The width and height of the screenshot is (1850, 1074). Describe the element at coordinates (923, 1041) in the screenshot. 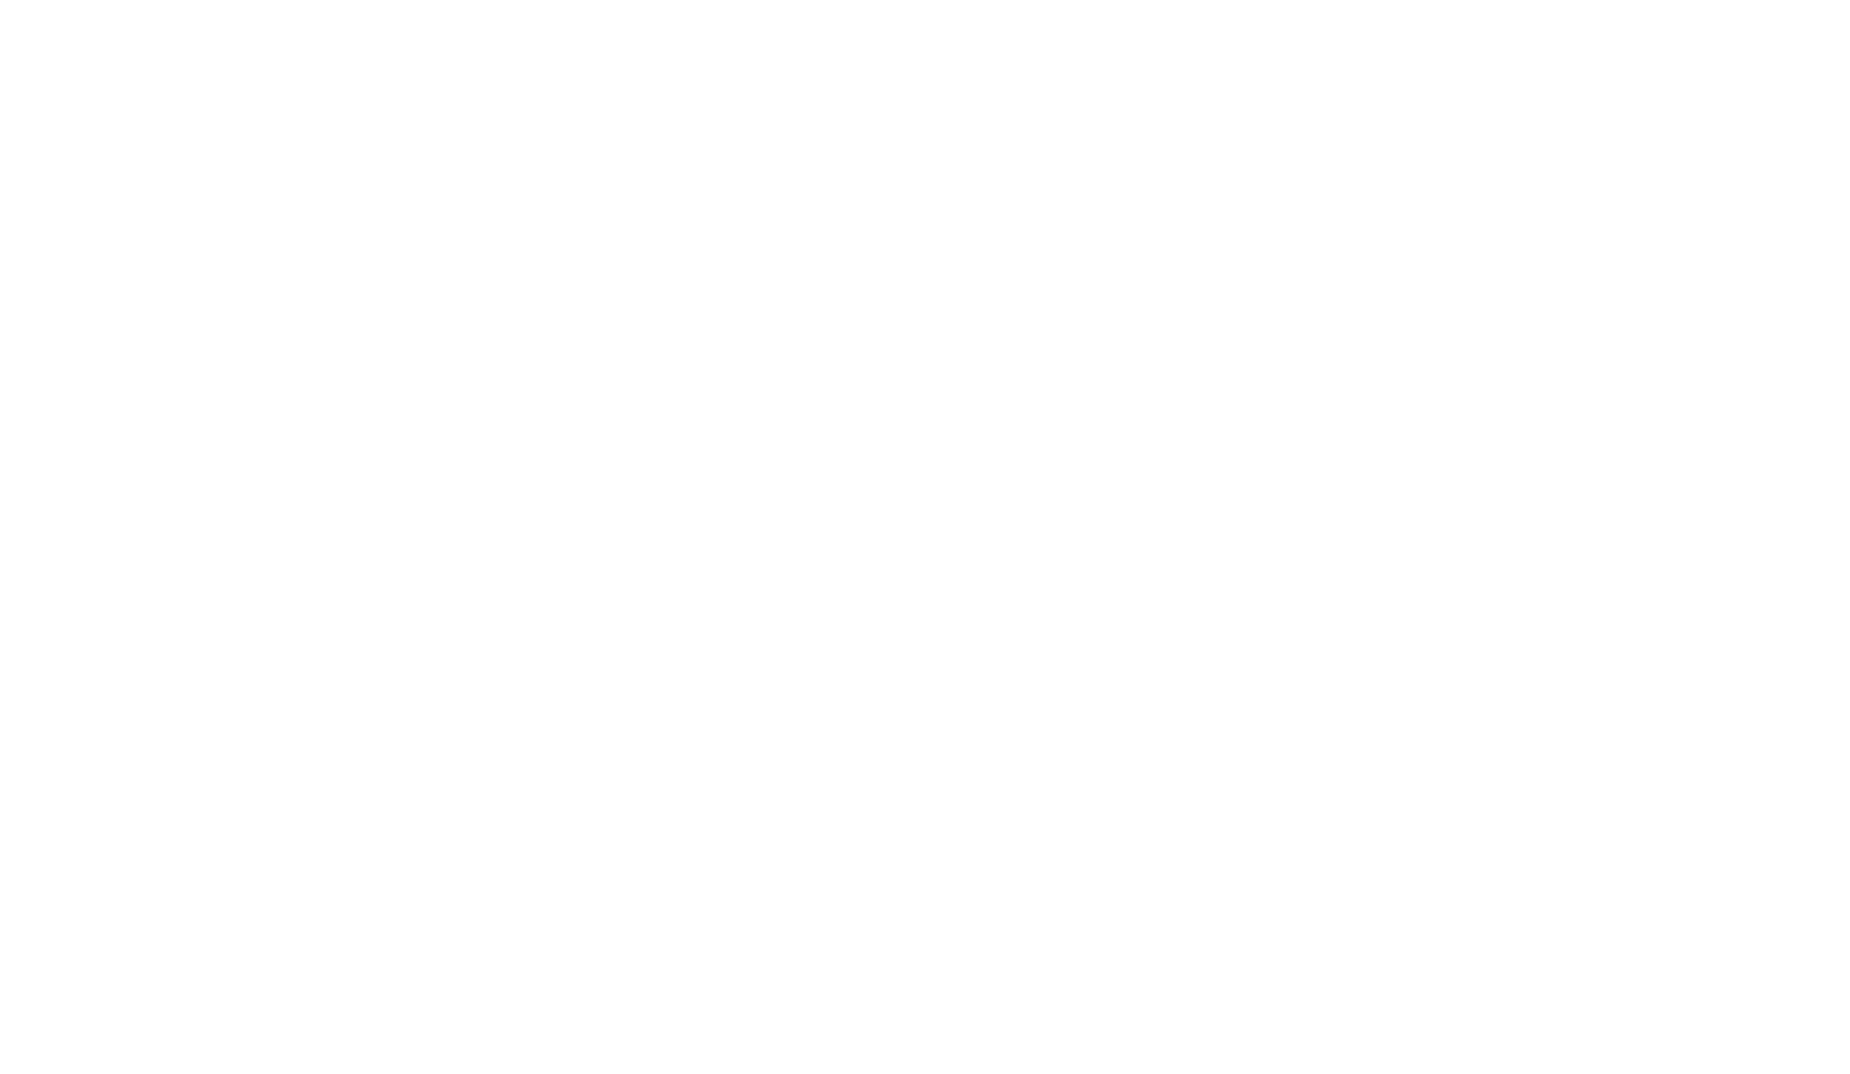

I see `'Lisbonne'` at that location.